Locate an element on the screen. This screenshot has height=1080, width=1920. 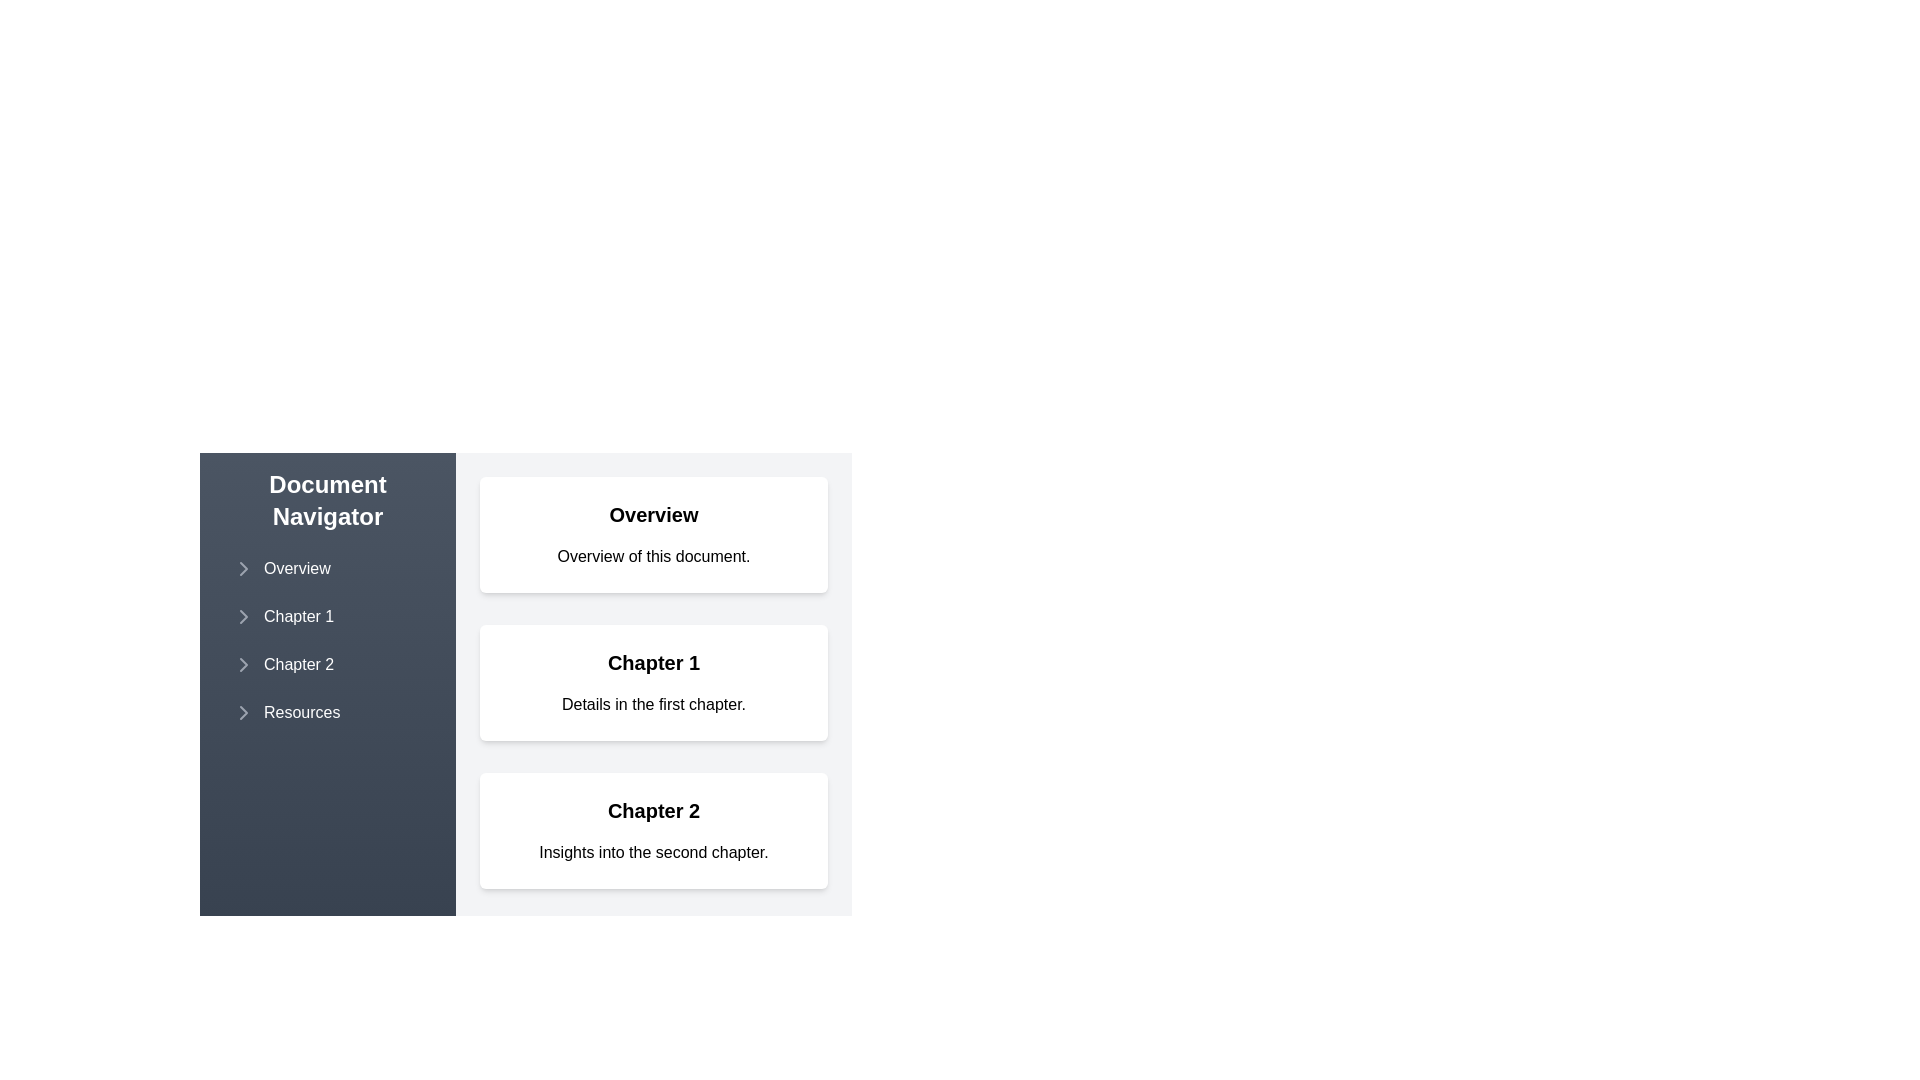
the active icon indicating that 'Chapter 2' is the currently selected item in the sidebar navigation is located at coordinates (243, 664).